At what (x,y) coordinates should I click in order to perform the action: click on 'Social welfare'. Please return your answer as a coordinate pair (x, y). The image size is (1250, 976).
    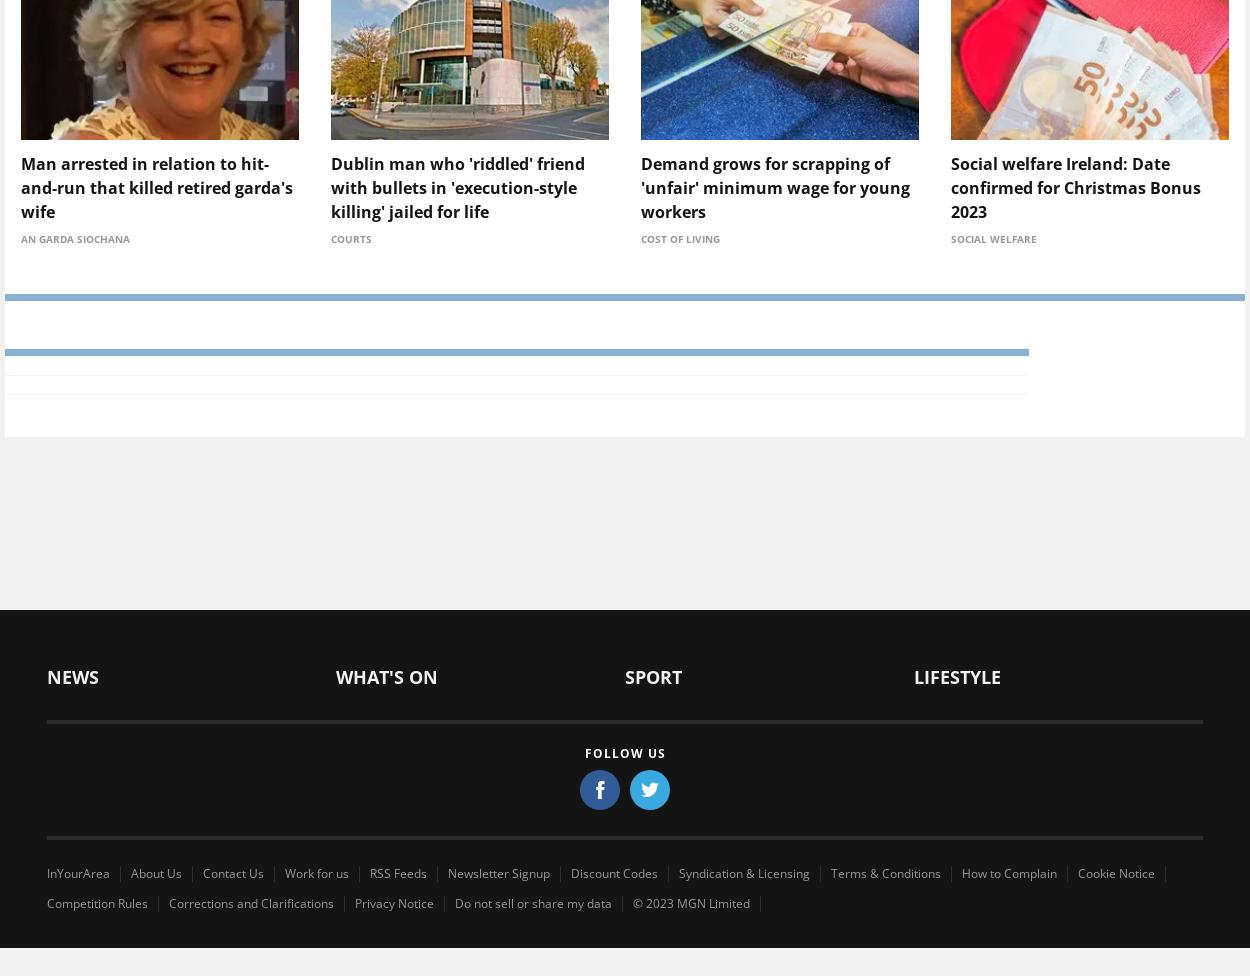
    Looking at the image, I should click on (993, 238).